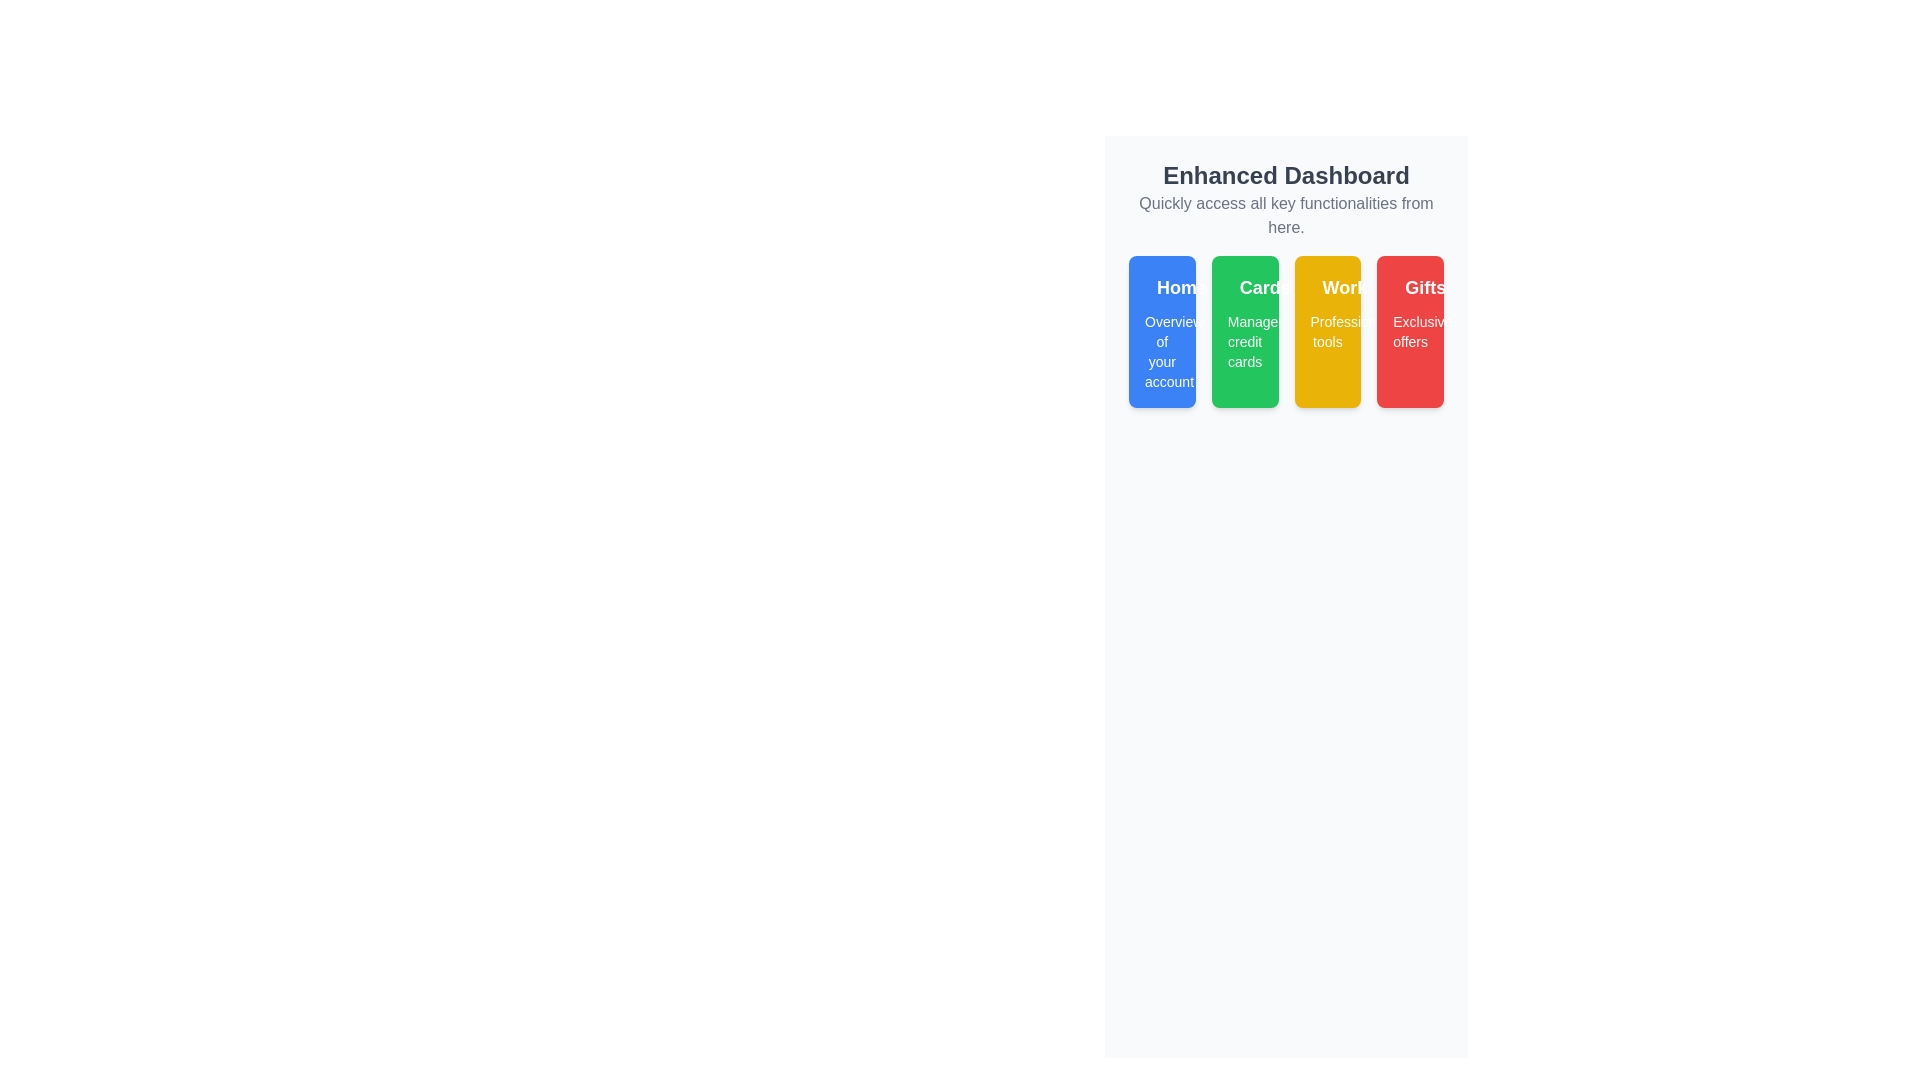 Image resolution: width=1920 pixels, height=1080 pixels. What do you see at coordinates (1244, 288) in the screenshot?
I see `the green rectangular component with the white text label 'Cards', which is the second item in a row of components related to managing credit cards` at bounding box center [1244, 288].